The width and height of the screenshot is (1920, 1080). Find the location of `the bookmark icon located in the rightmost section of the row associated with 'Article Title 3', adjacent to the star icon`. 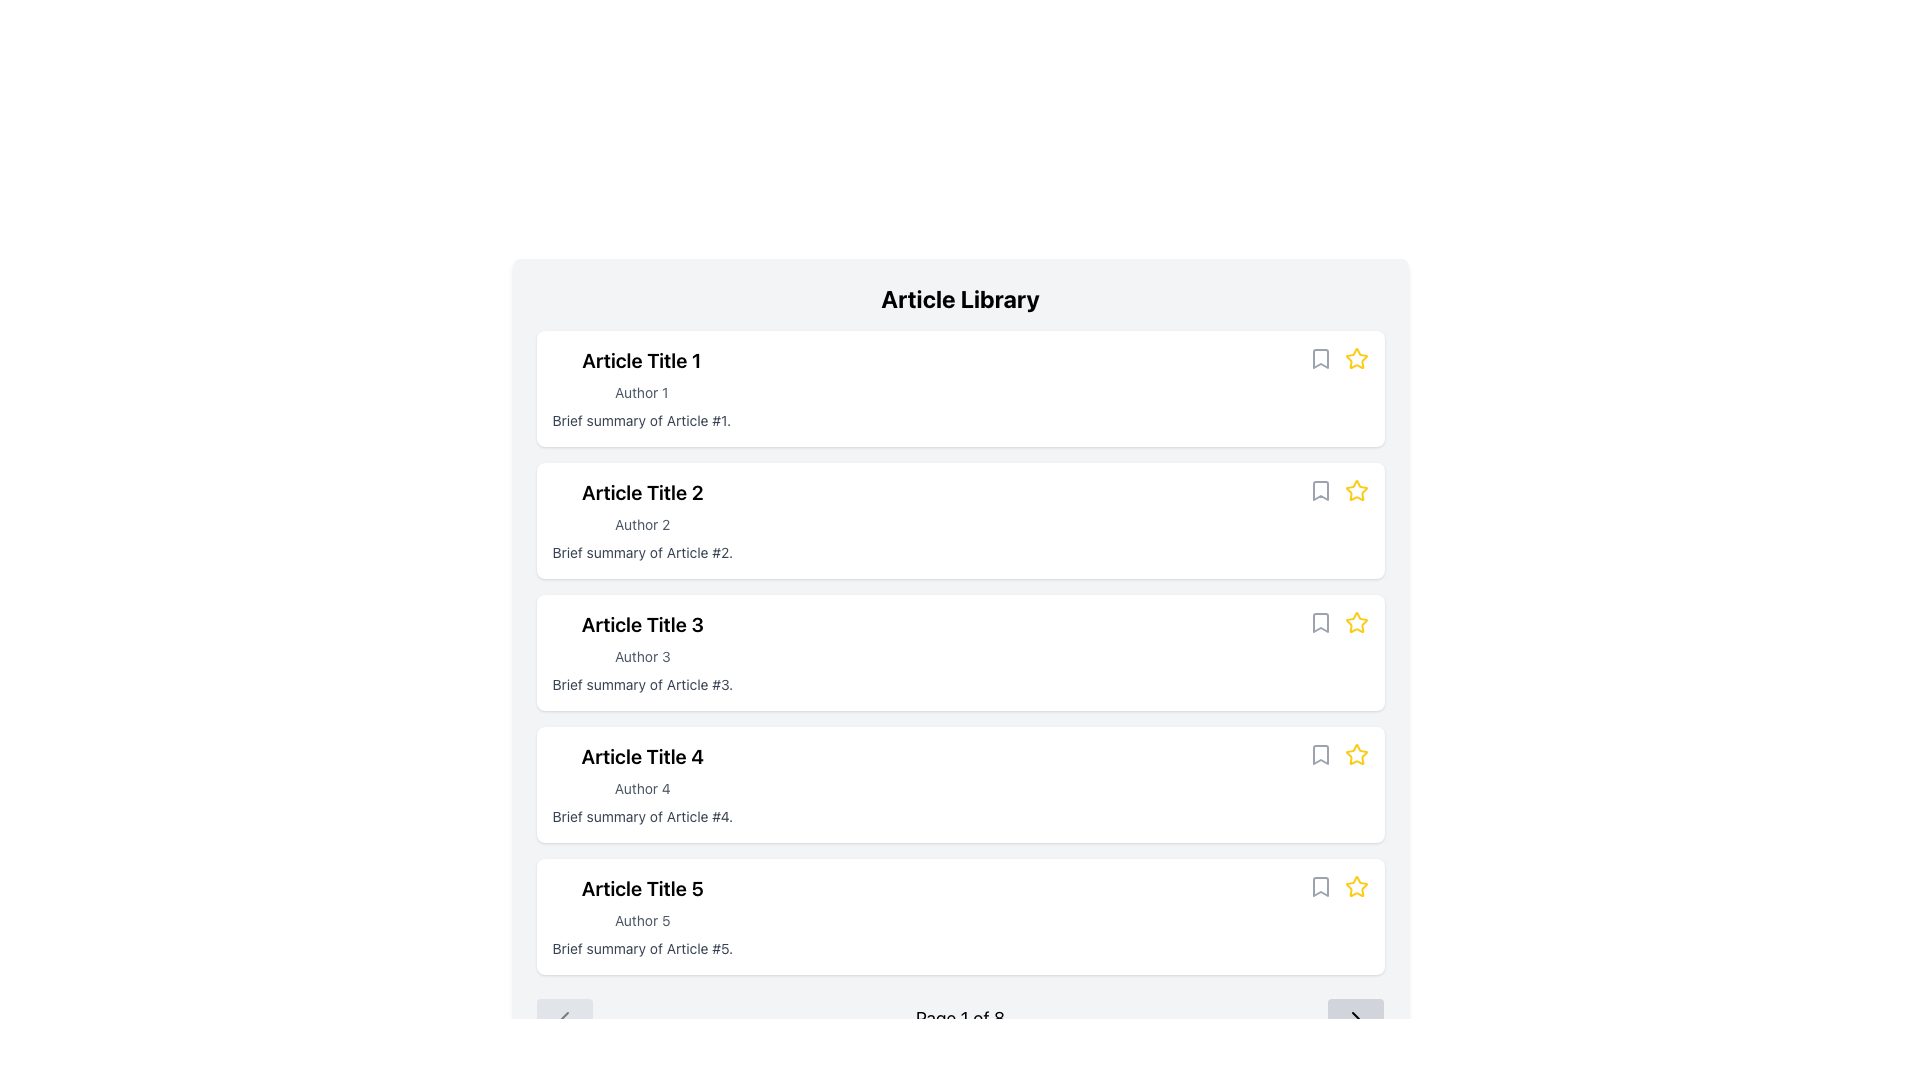

the bookmark icon located in the rightmost section of the row associated with 'Article Title 3', adjacent to the star icon is located at coordinates (1320, 622).